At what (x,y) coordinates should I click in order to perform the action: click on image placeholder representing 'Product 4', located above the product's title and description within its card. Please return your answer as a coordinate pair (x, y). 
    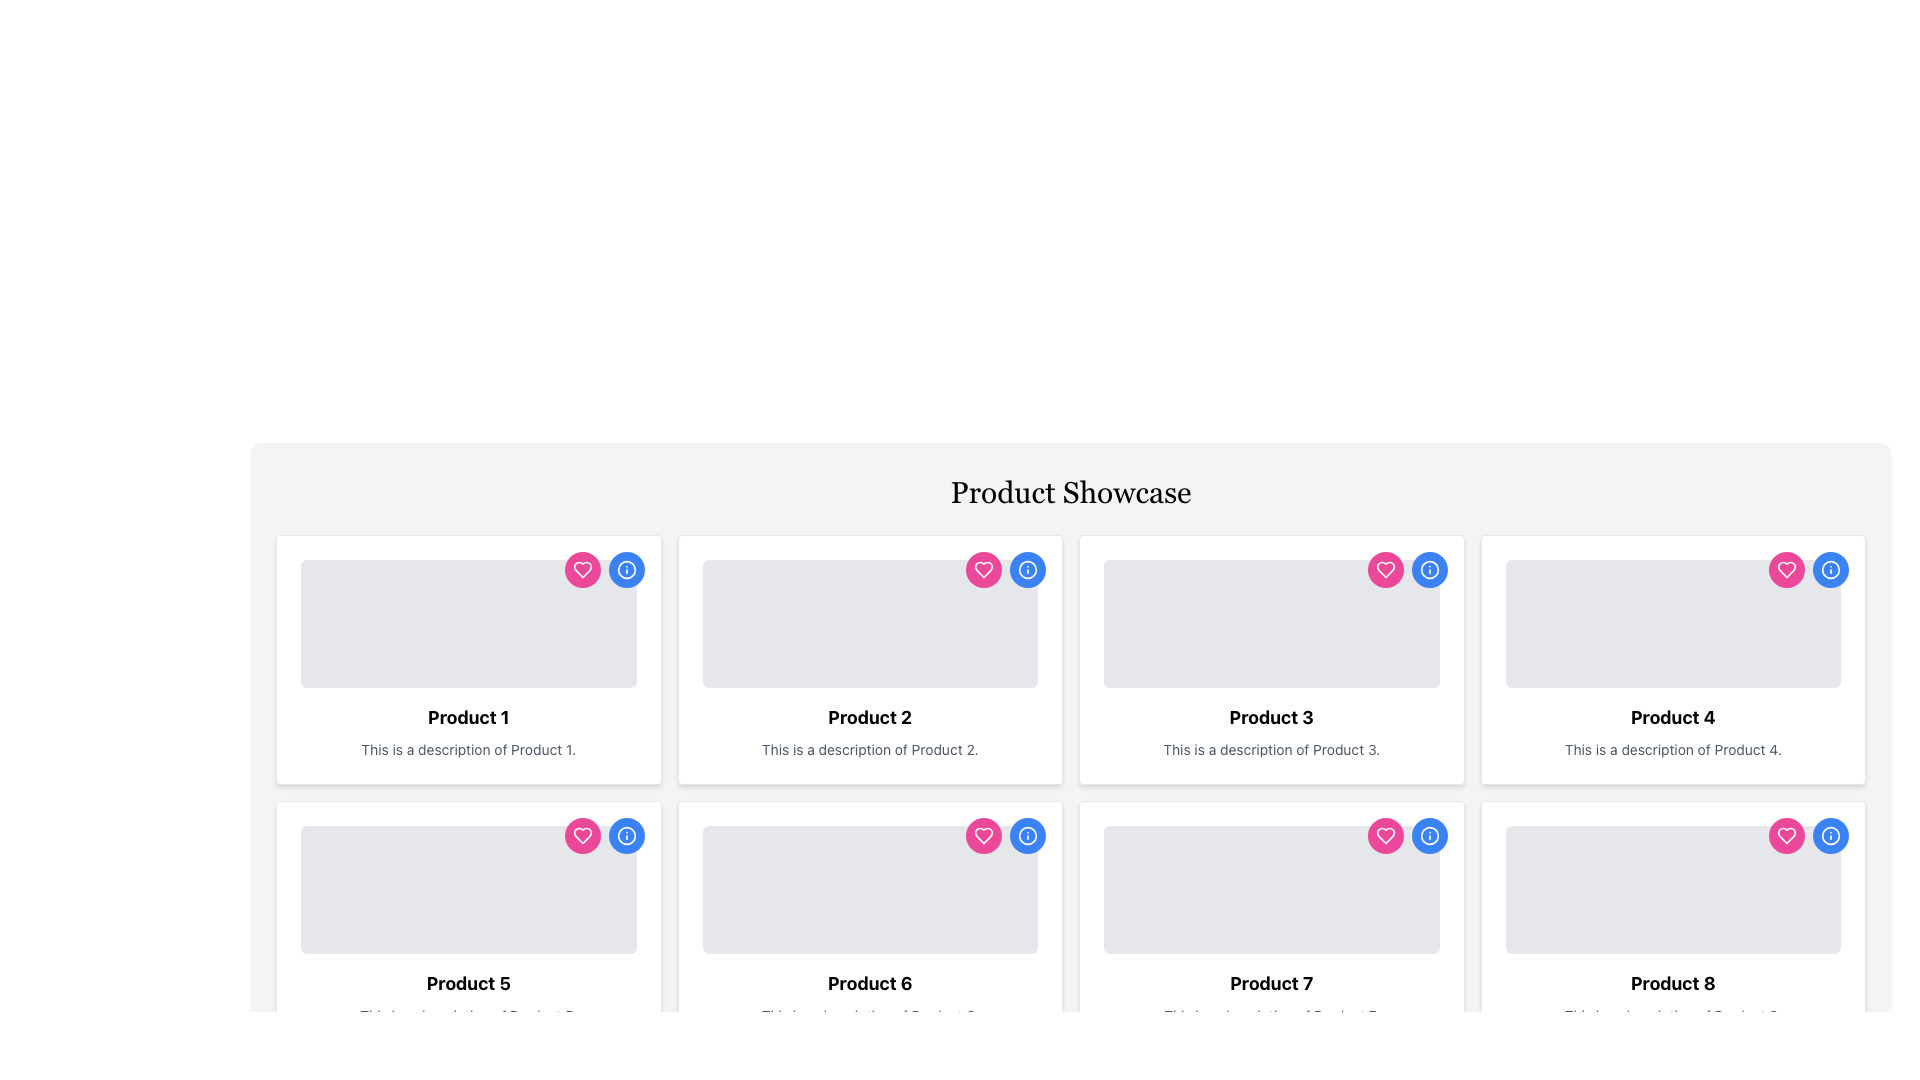
    Looking at the image, I should click on (1673, 623).